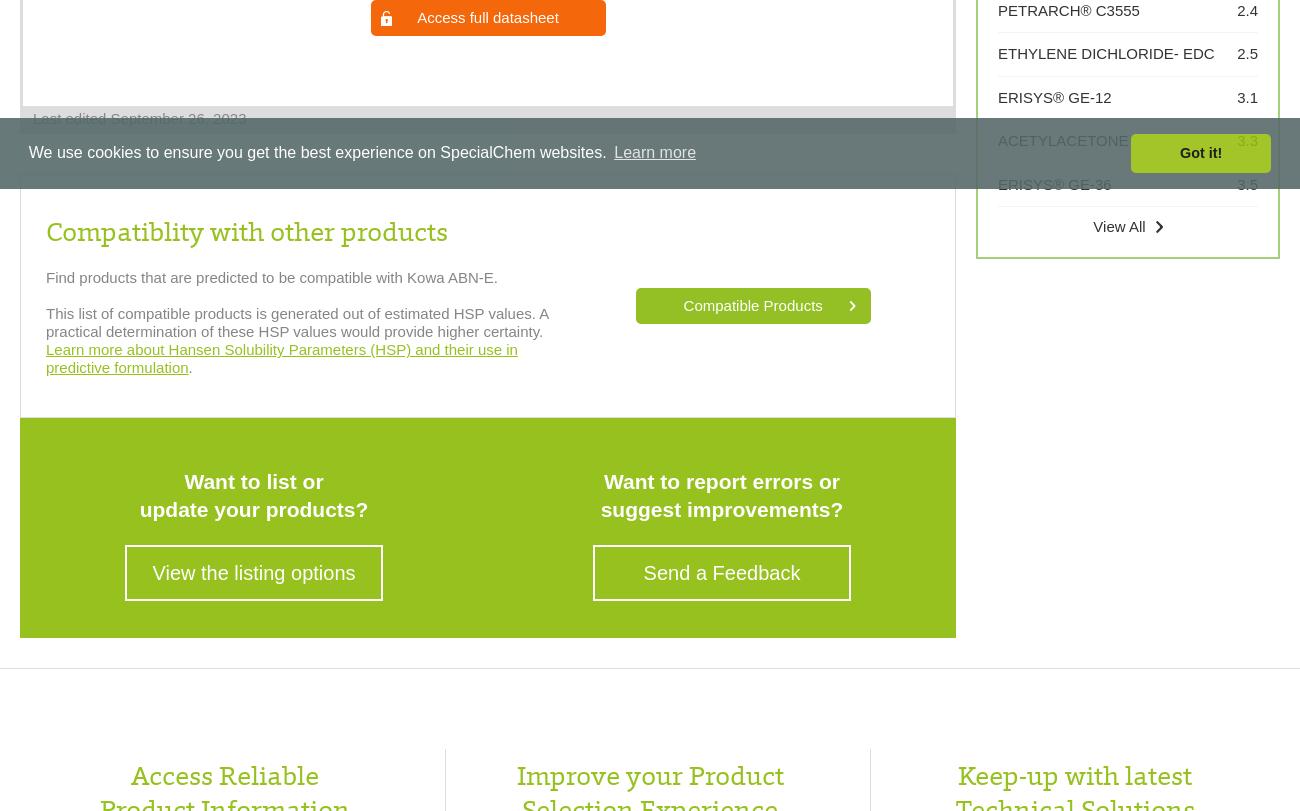  I want to click on 'suggest improvements?', so click(721, 507).